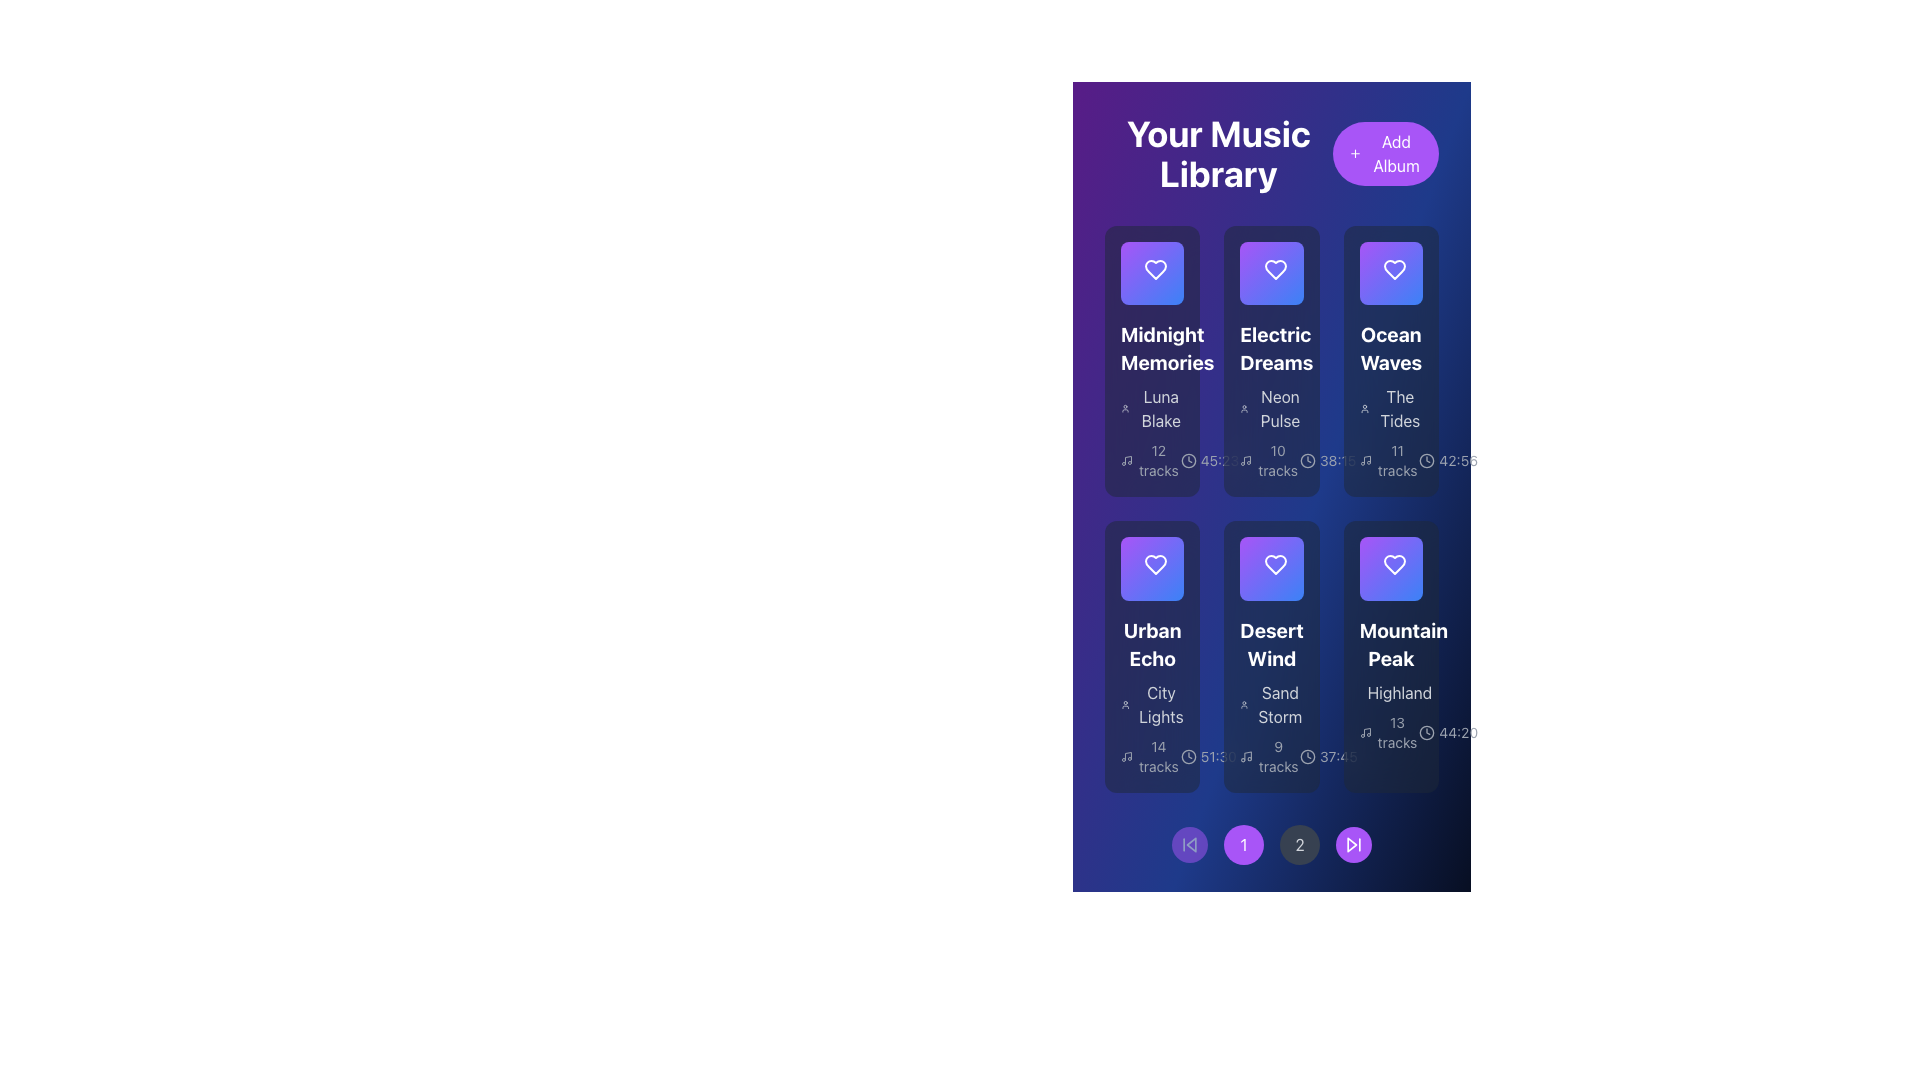 This screenshot has height=1080, width=1920. Describe the element at coordinates (1352, 844) in the screenshot. I see `the triangular-shaped navigation icon located at the bottom right of the pagination control section` at that location.